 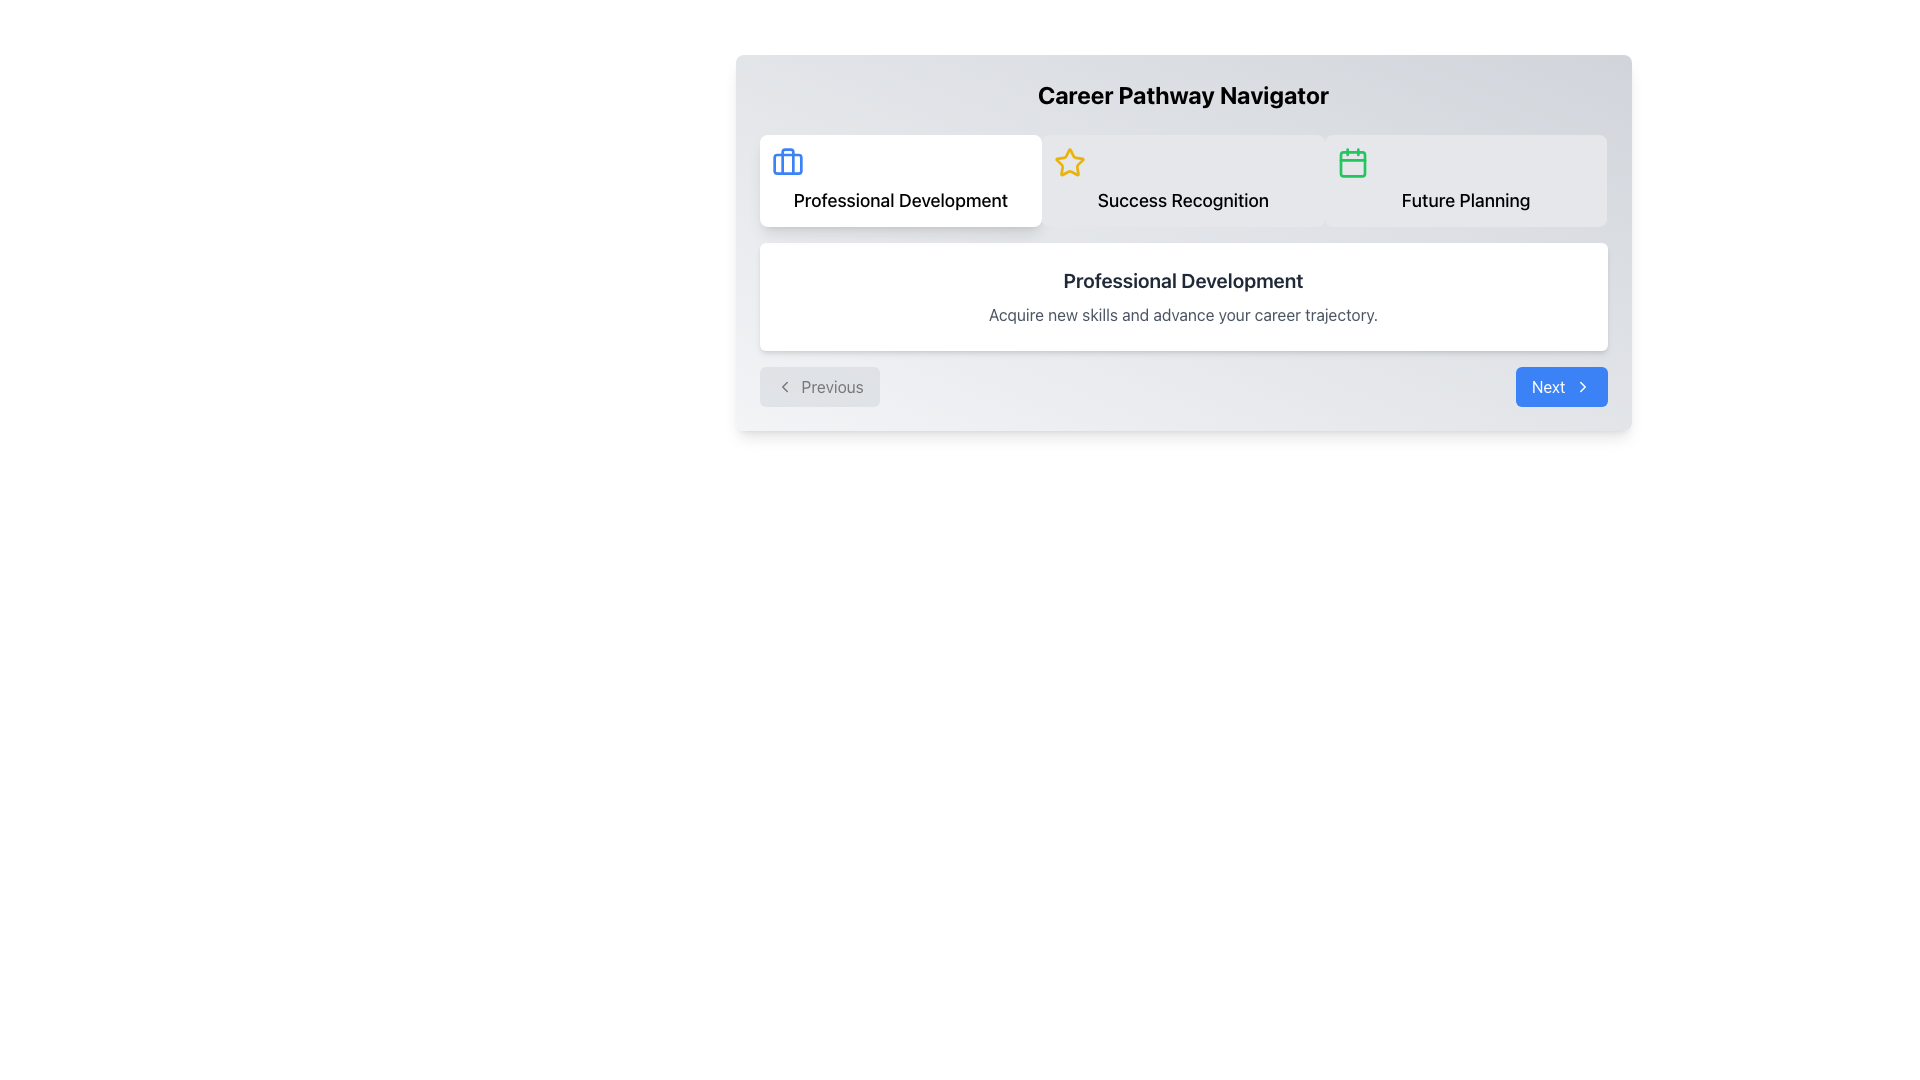 What do you see at coordinates (1183, 315) in the screenshot?
I see `the text element that reads 'Acquire new skills and advance your career trajectory.' which is styled in a small, grey font and located beneath the 'Professional Development' header` at bounding box center [1183, 315].